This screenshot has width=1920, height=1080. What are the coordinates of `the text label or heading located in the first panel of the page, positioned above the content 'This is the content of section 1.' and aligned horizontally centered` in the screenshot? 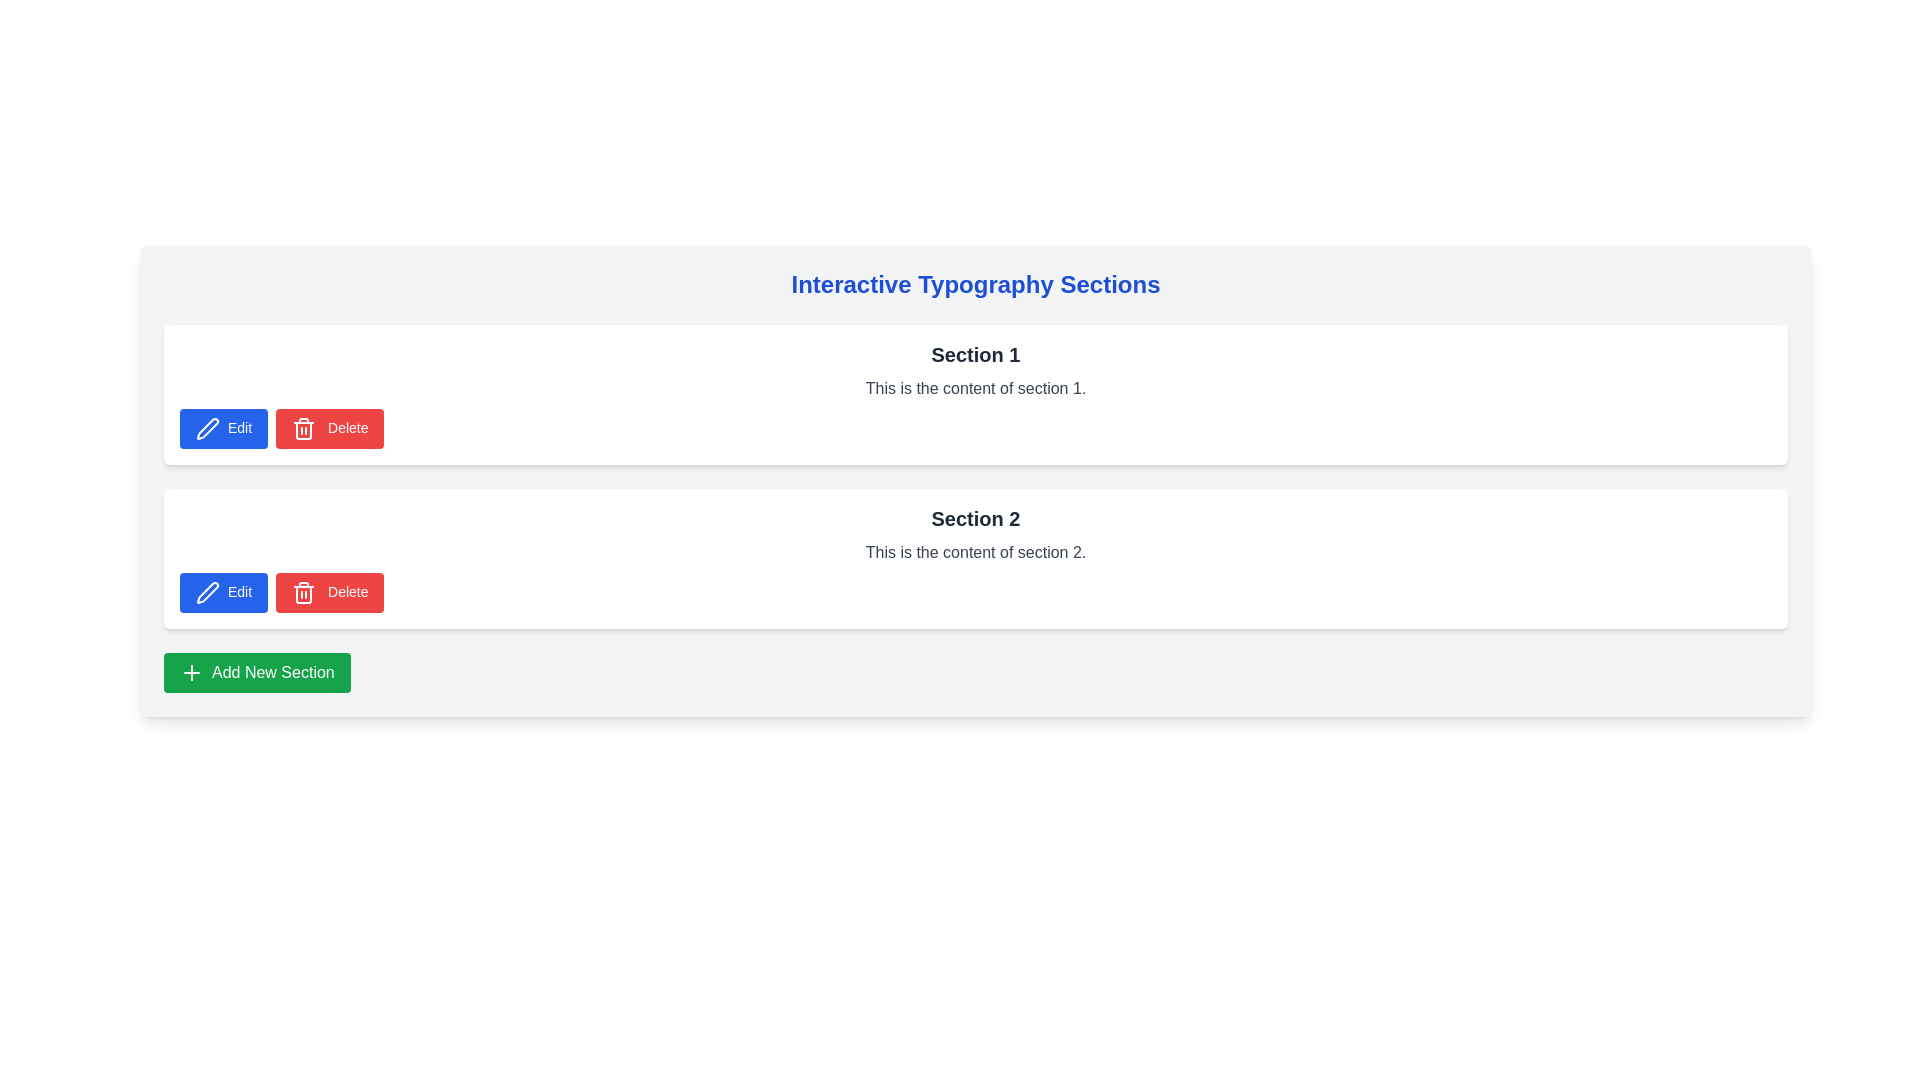 It's located at (975, 353).